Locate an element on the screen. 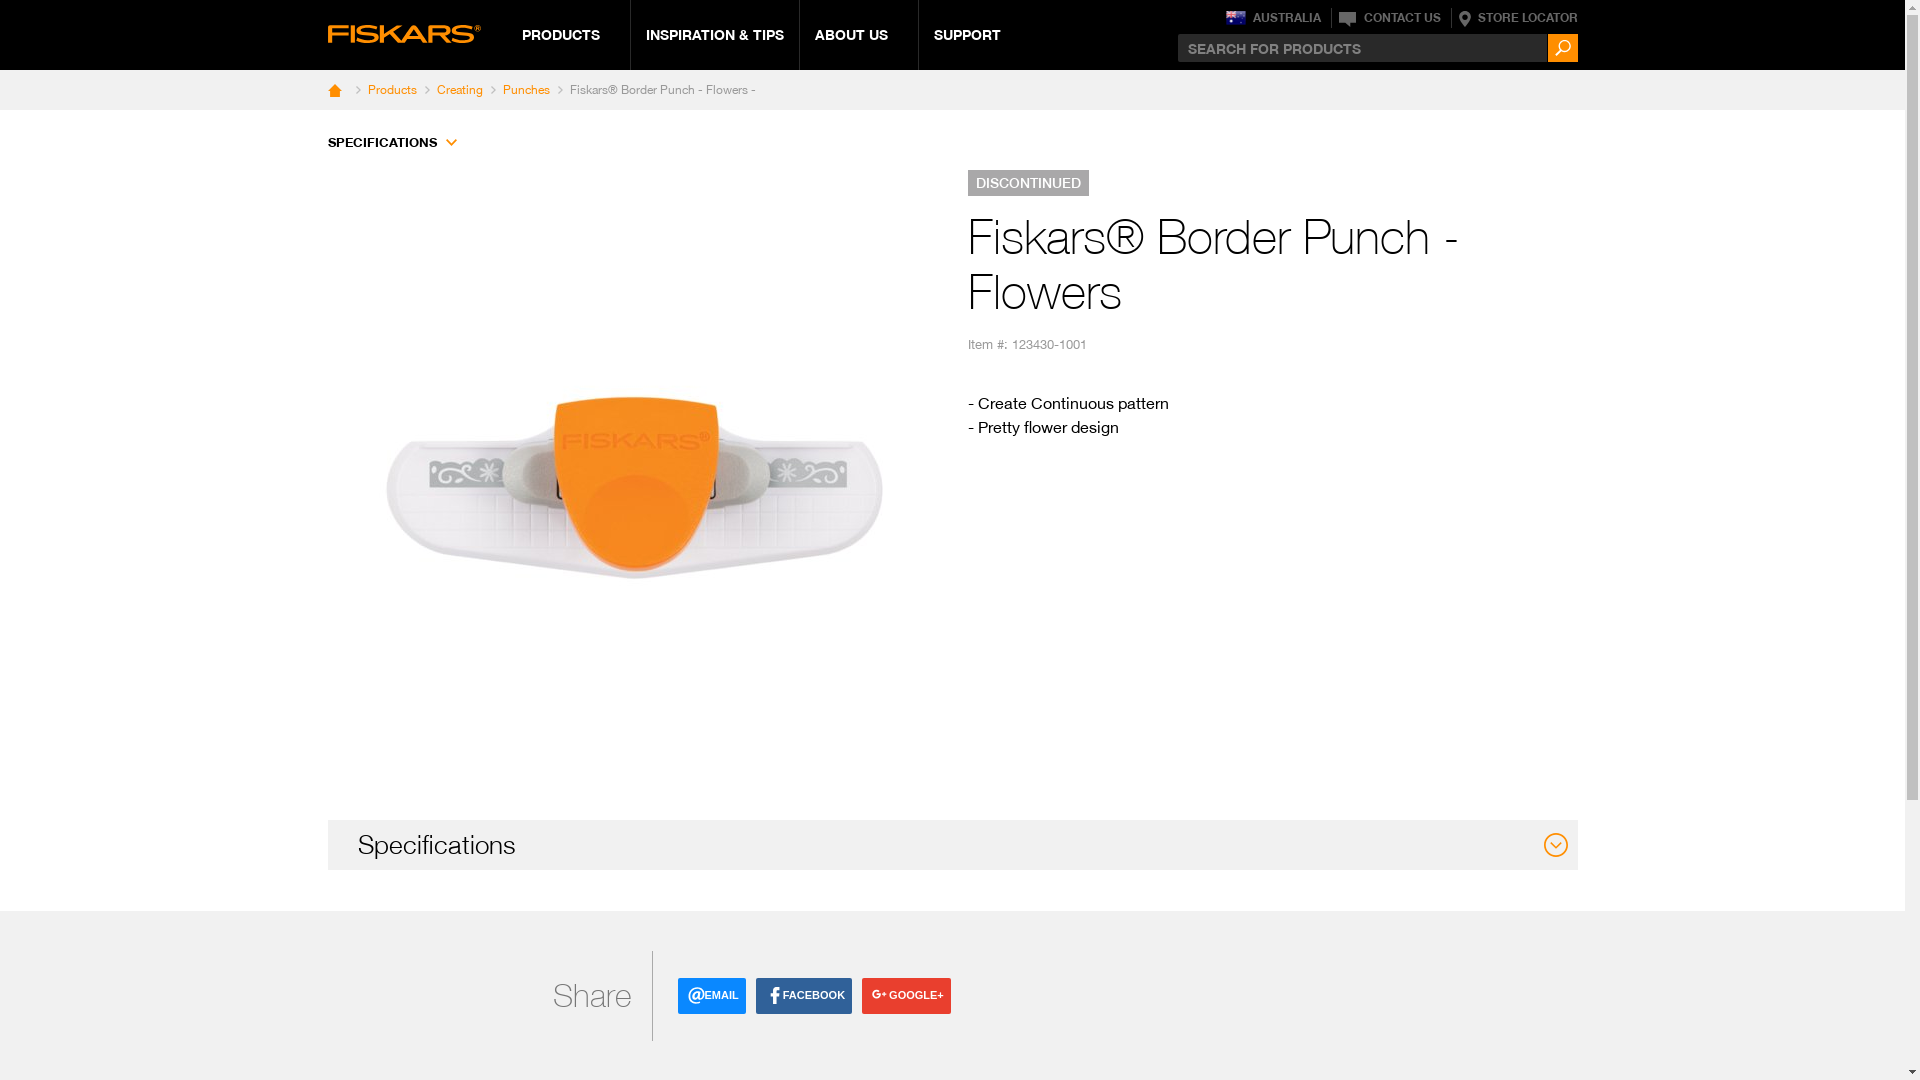  'CONTACT US' is located at coordinates (1387, 18).